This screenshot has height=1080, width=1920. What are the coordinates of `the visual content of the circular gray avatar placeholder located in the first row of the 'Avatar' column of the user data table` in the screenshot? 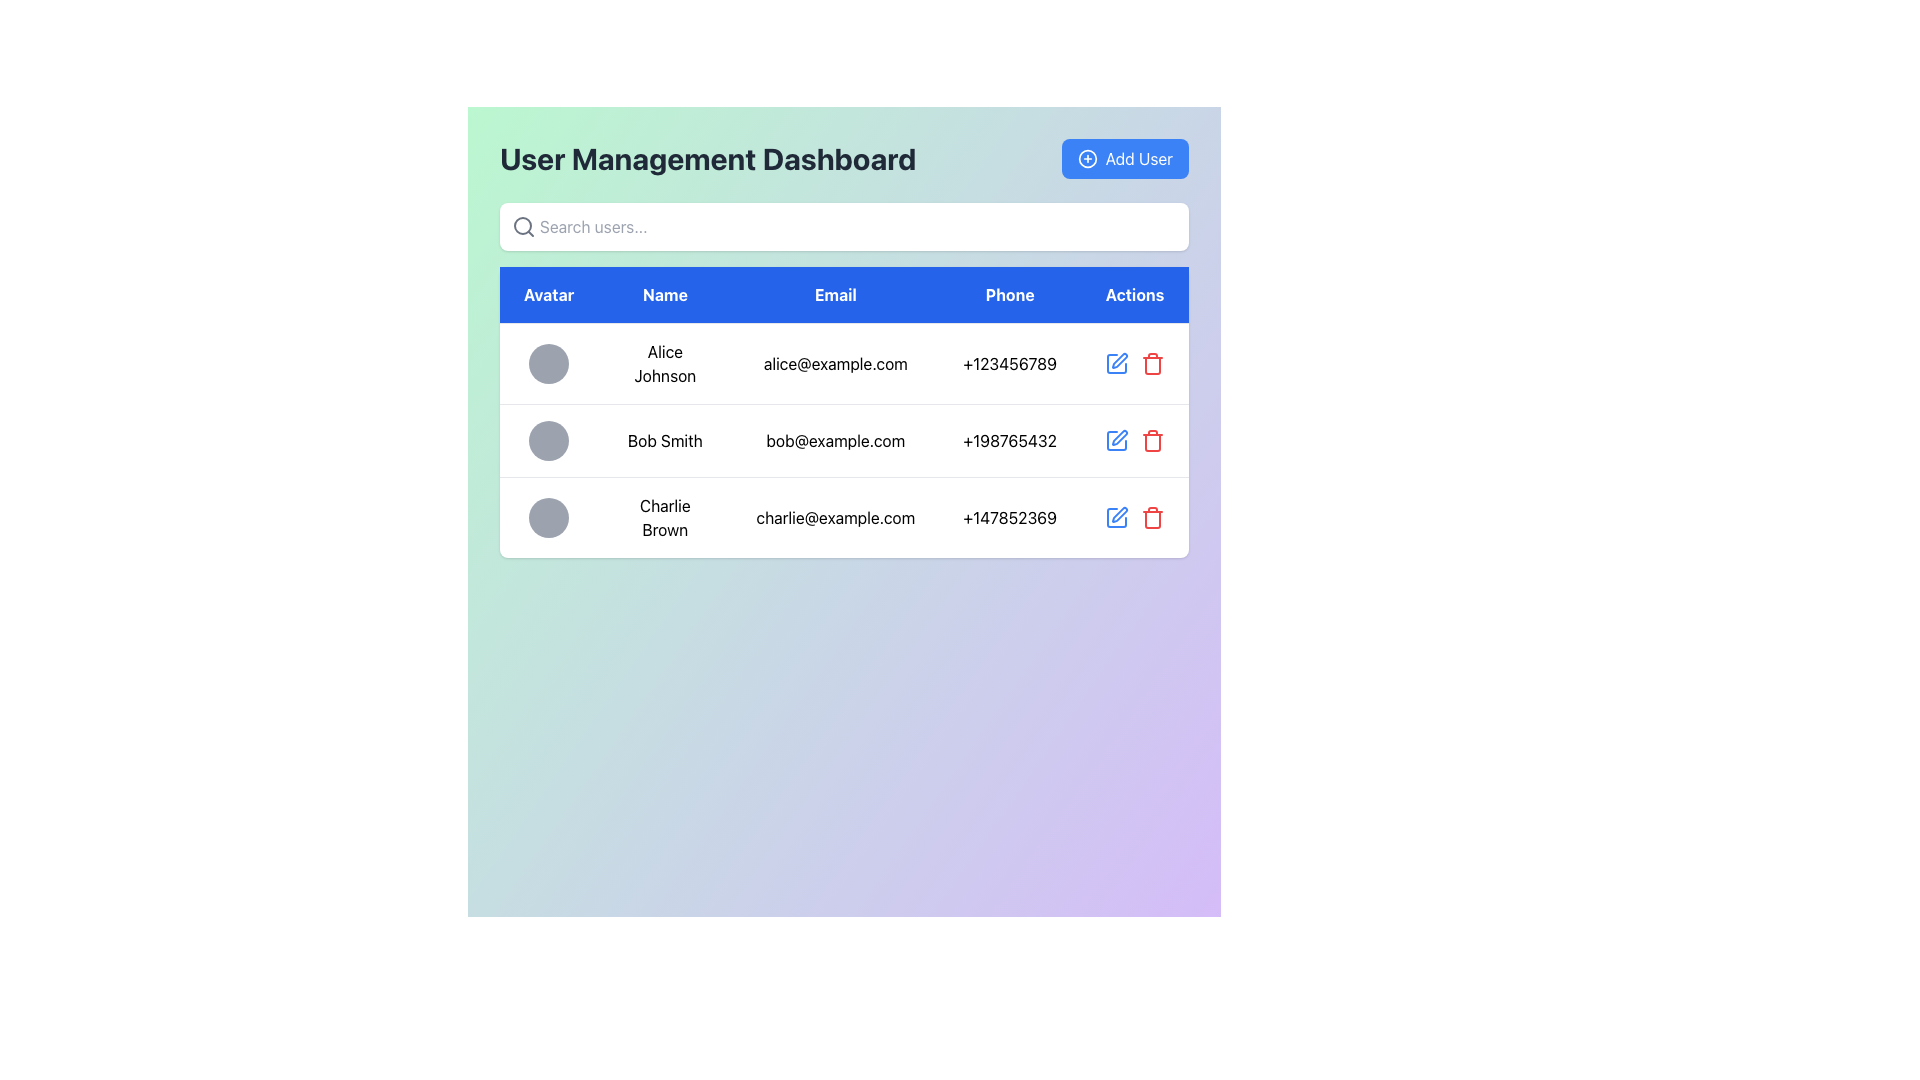 It's located at (549, 363).